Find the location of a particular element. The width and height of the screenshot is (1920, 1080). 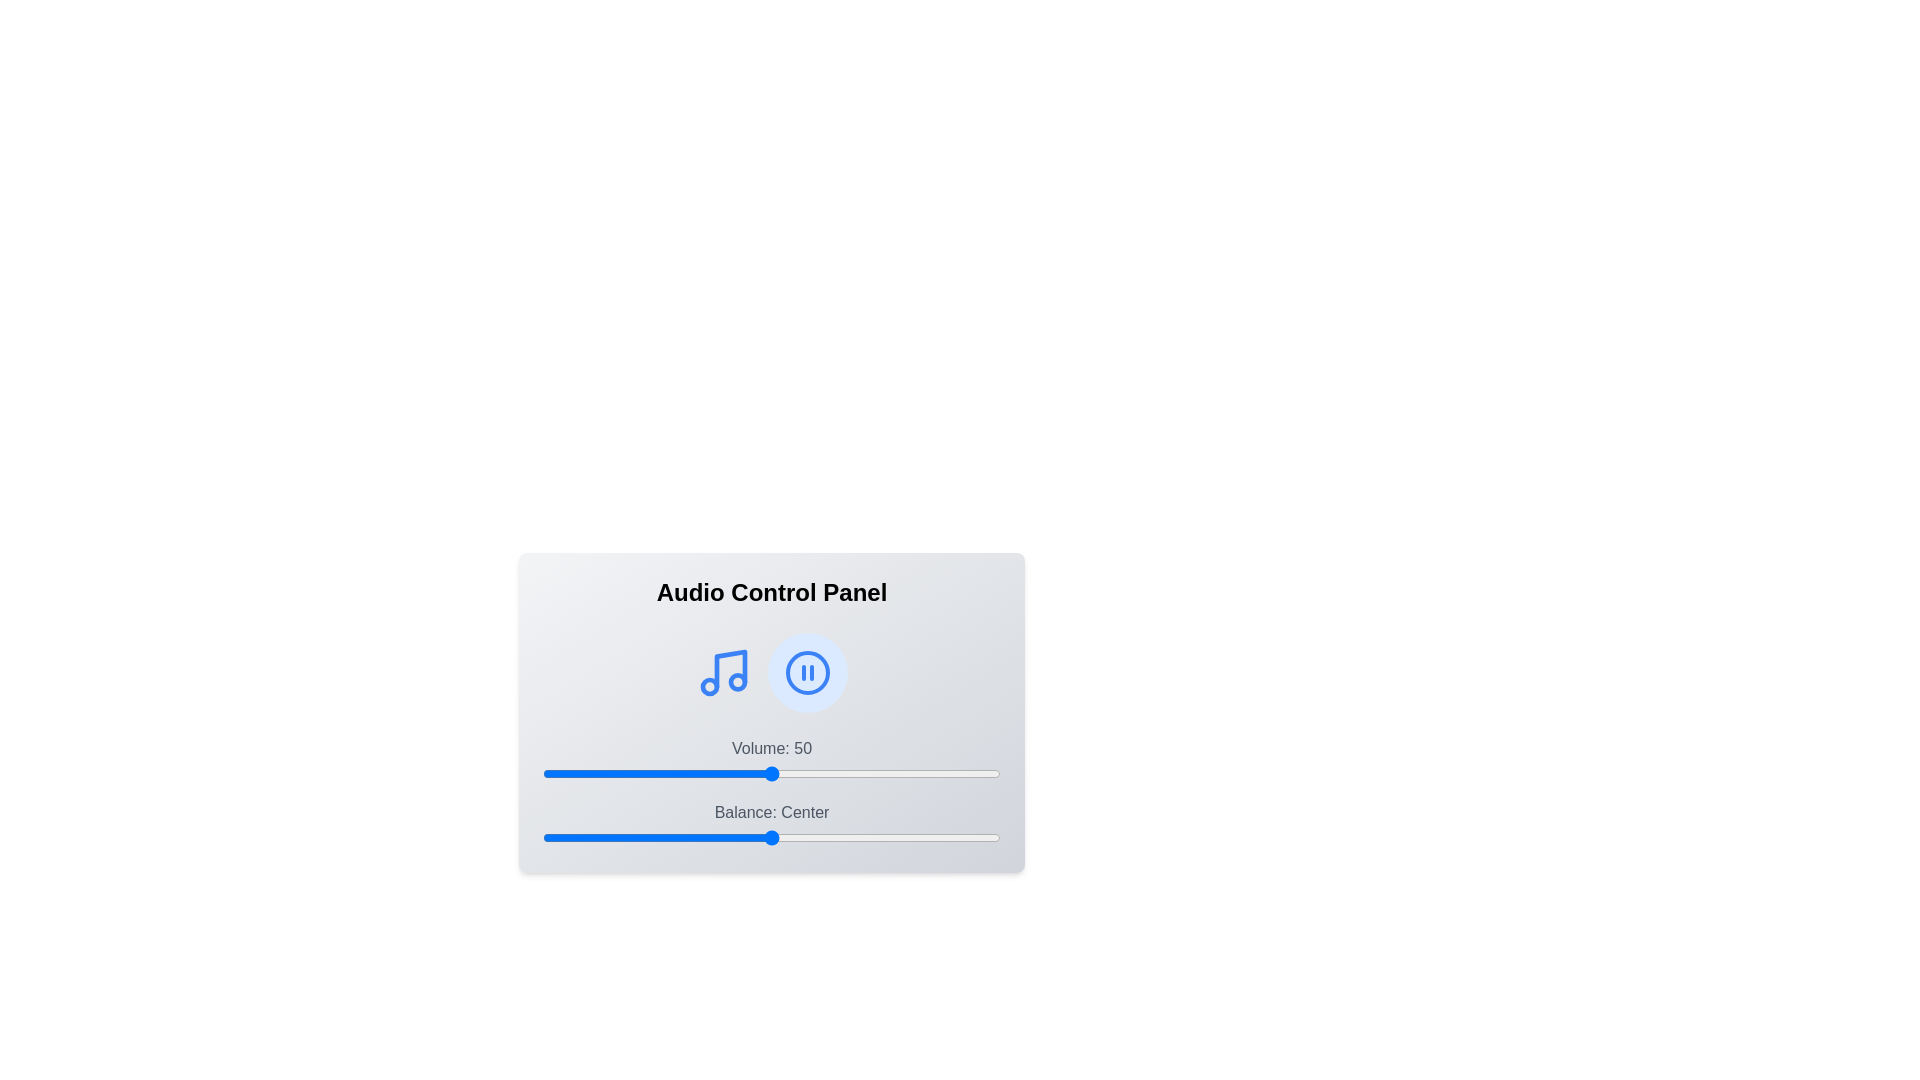

the musical note icon located to the left of the play-pause icon in the Audio Control Panel is located at coordinates (723, 672).